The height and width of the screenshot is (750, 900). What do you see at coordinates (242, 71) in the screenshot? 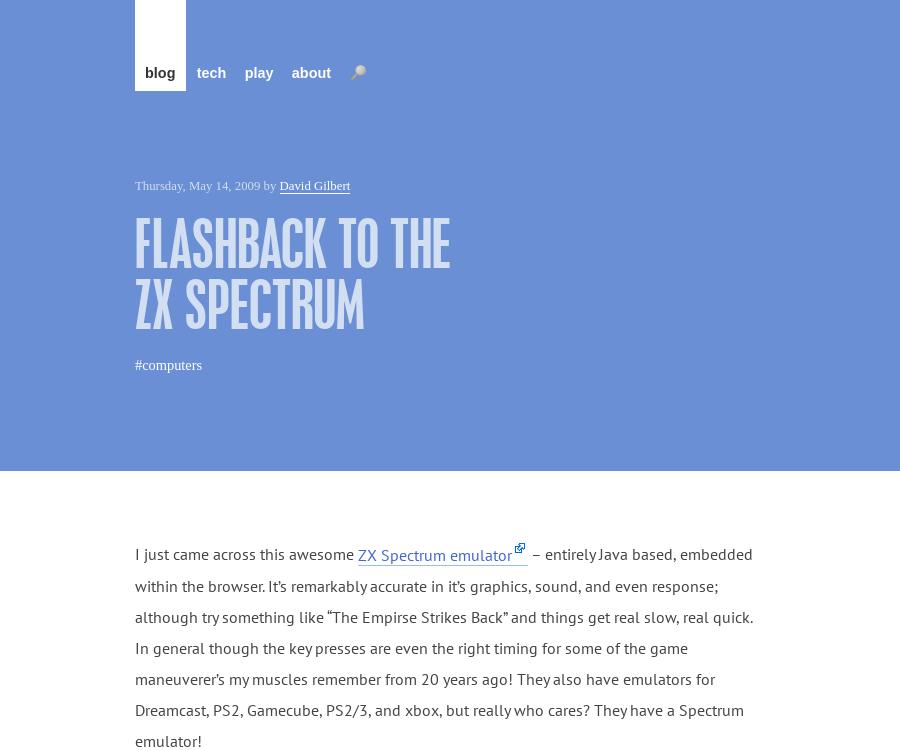
I see `'play'` at bounding box center [242, 71].